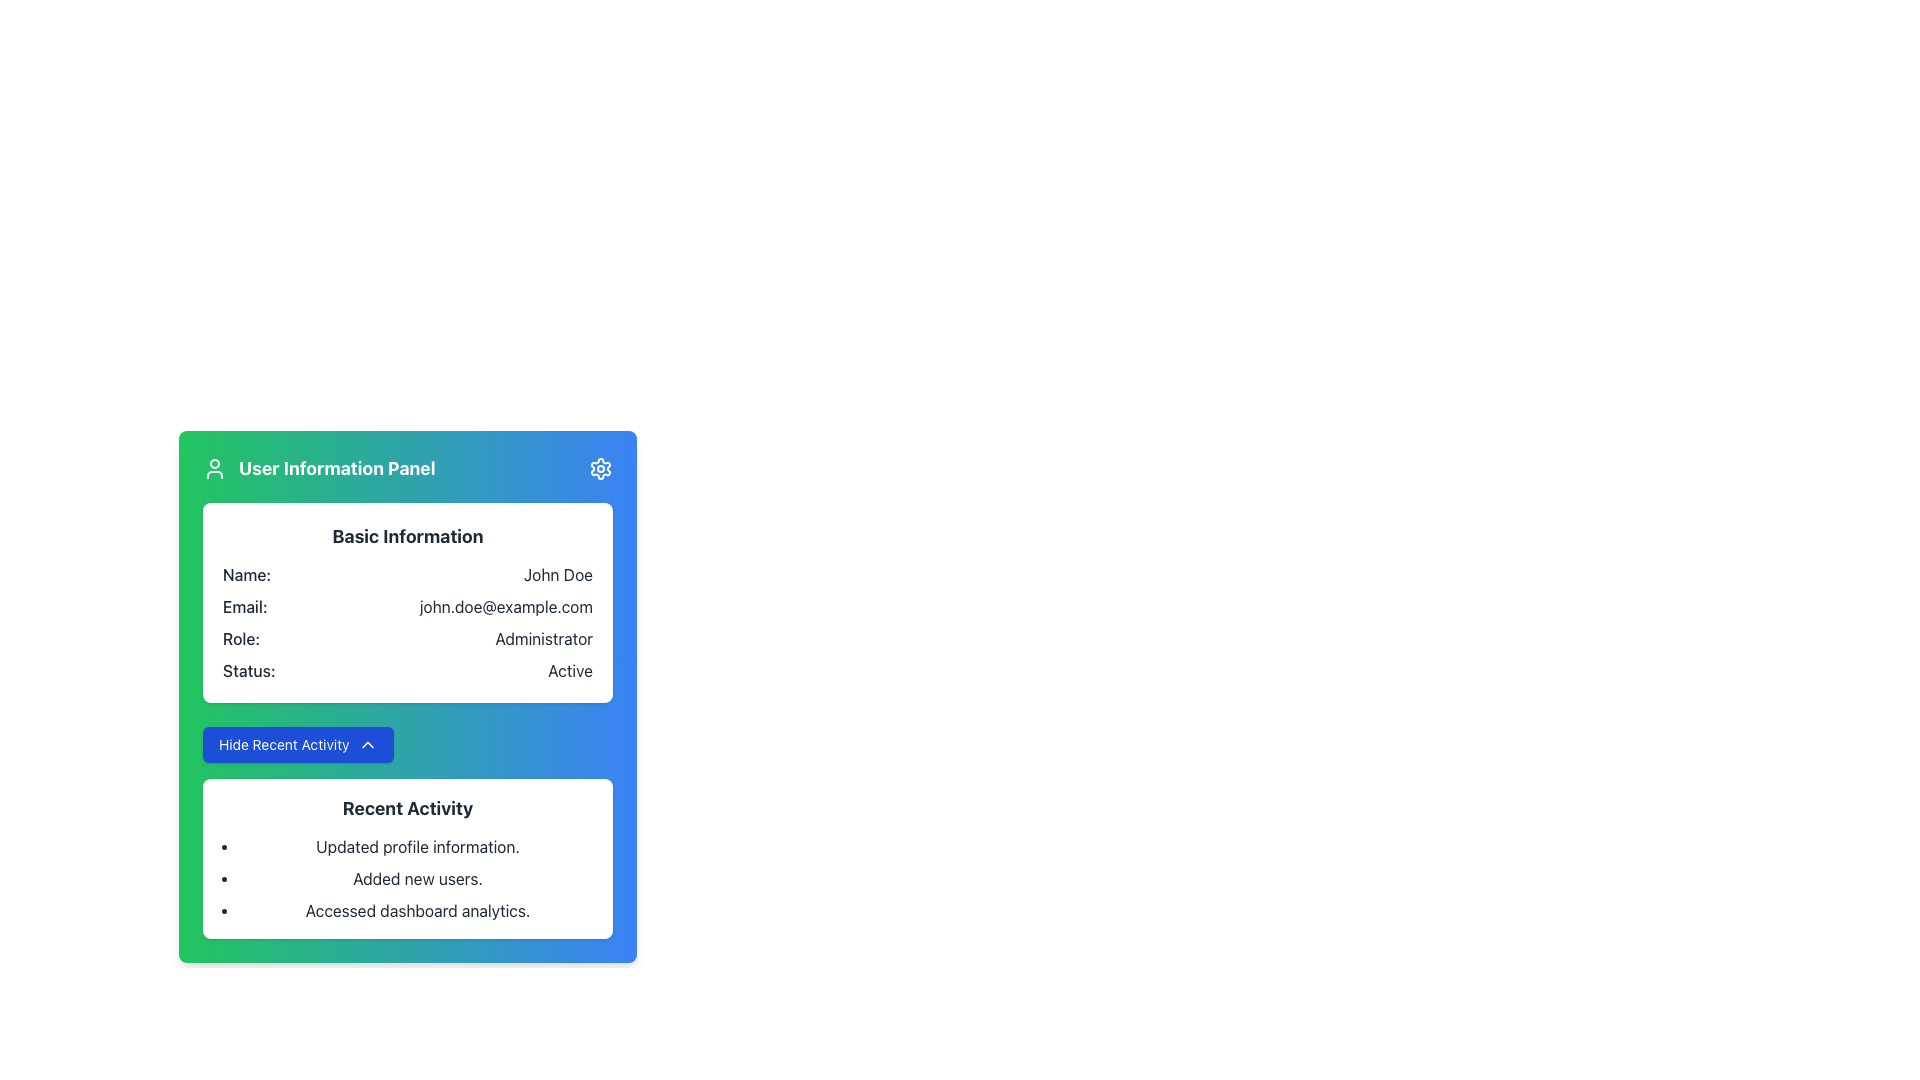  What do you see at coordinates (416, 878) in the screenshot?
I see `the text label that reads 'Added new users.' which is the second item in the bullet-point list under 'Recent Activity.'` at bounding box center [416, 878].